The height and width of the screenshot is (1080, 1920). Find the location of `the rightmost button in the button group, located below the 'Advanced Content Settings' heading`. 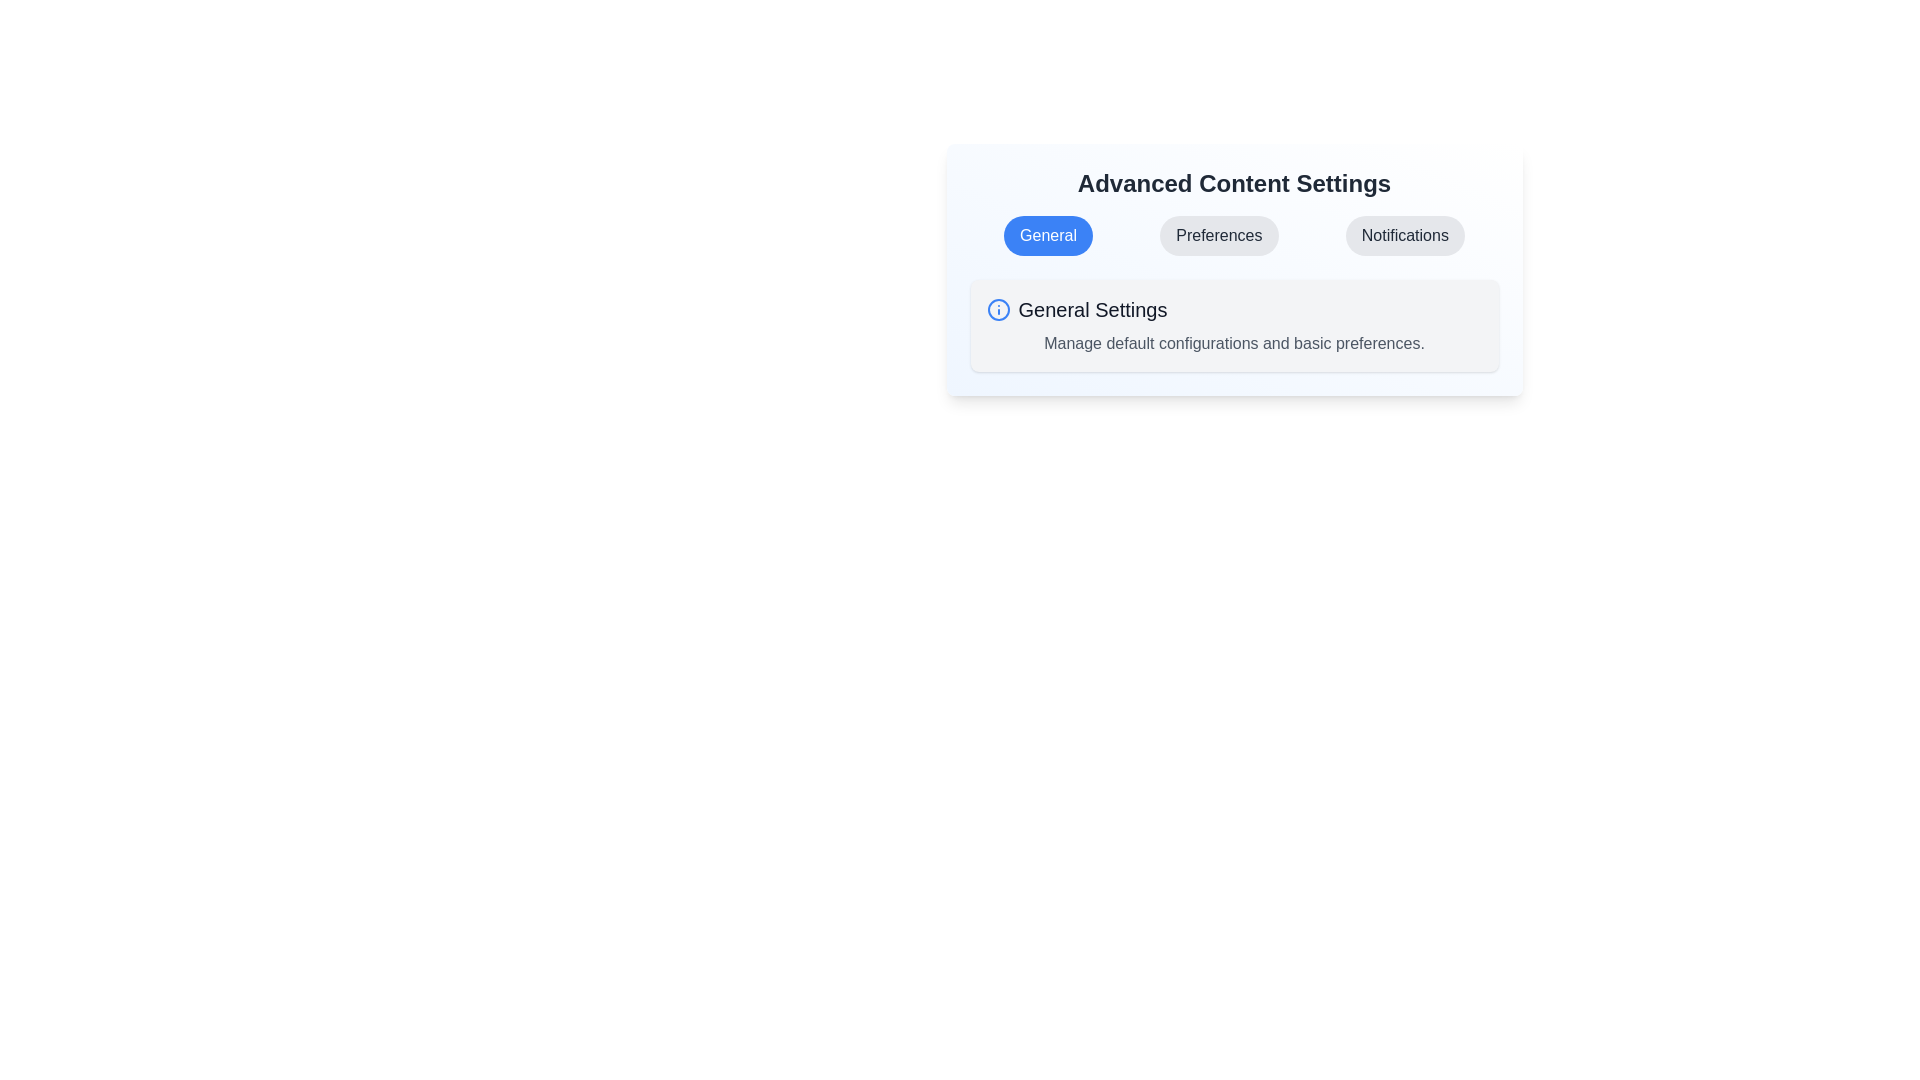

the rightmost button in the button group, located below the 'Advanced Content Settings' heading is located at coordinates (1404, 234).